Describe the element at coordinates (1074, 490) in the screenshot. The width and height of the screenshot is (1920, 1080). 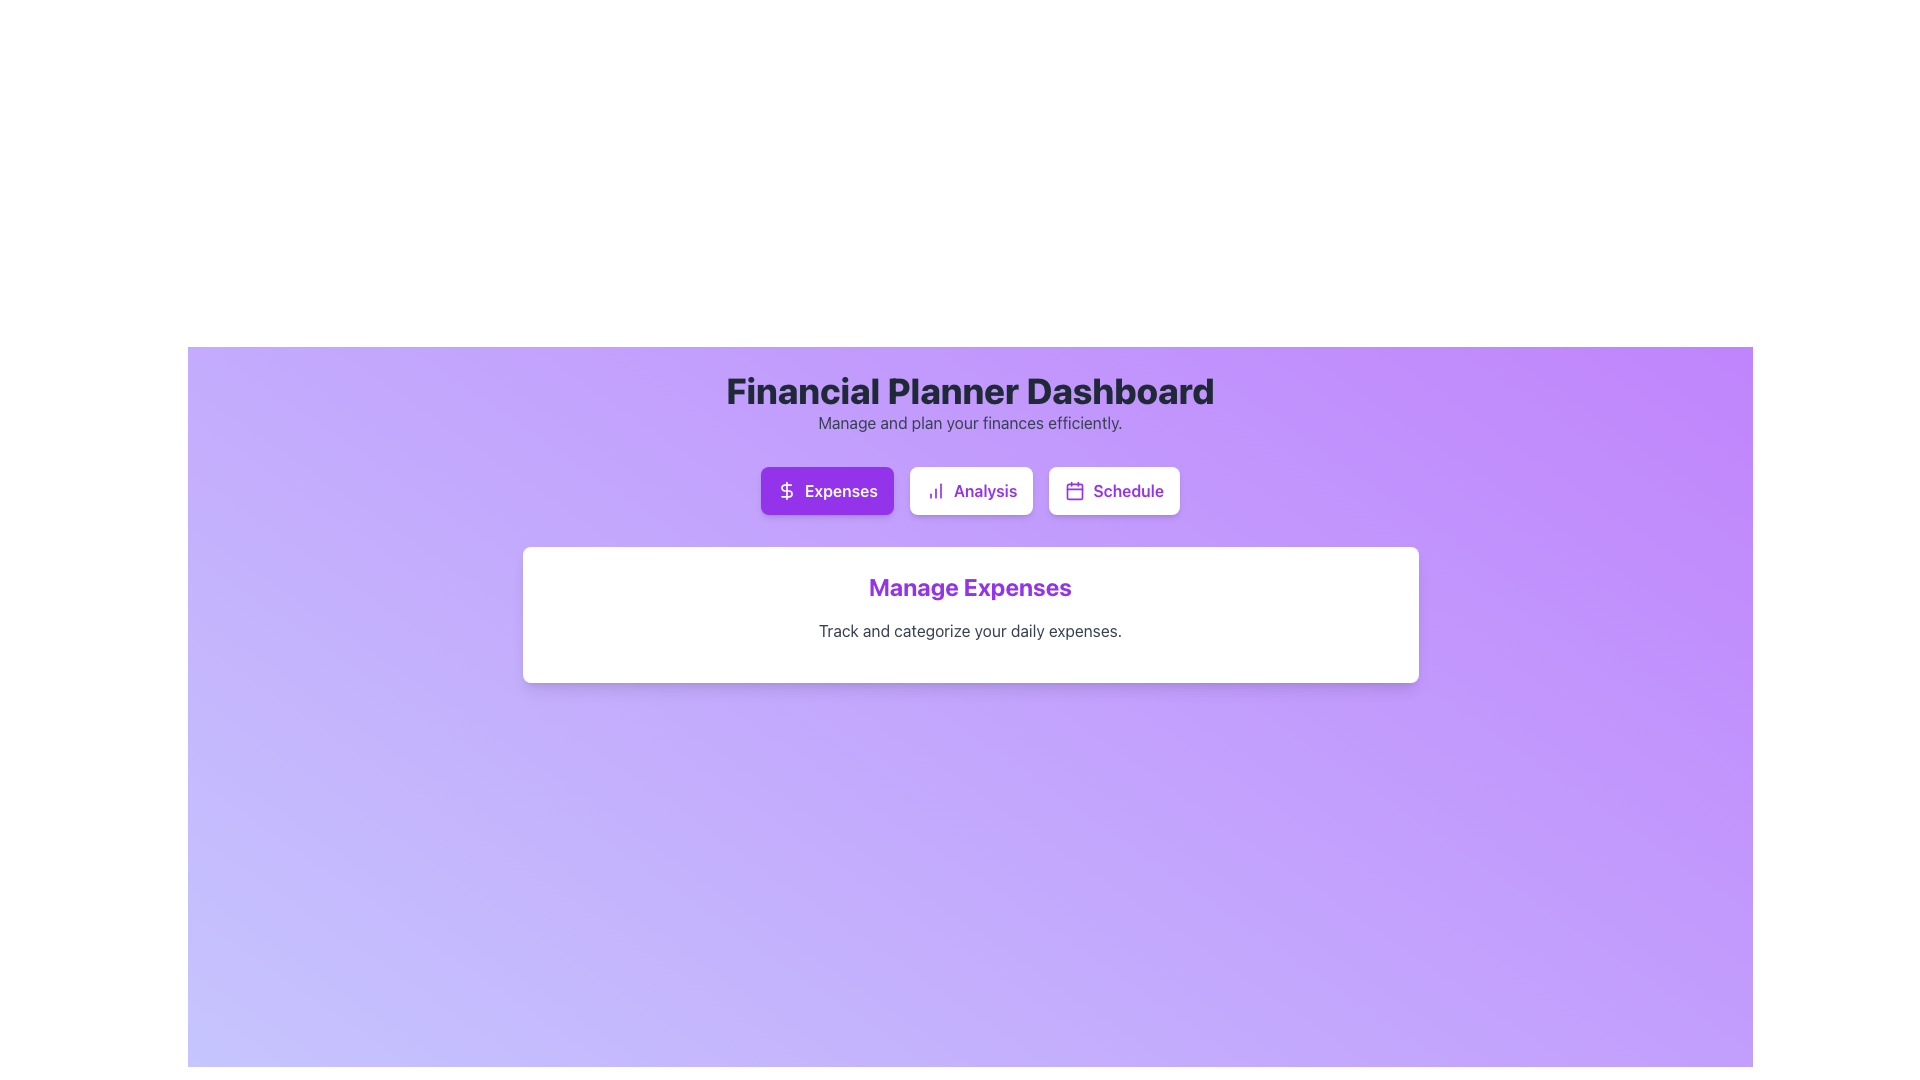
I see `the 'Schedule' icon located on the left portion of the 'Schedule' button in the upper section of the interface` at that location.